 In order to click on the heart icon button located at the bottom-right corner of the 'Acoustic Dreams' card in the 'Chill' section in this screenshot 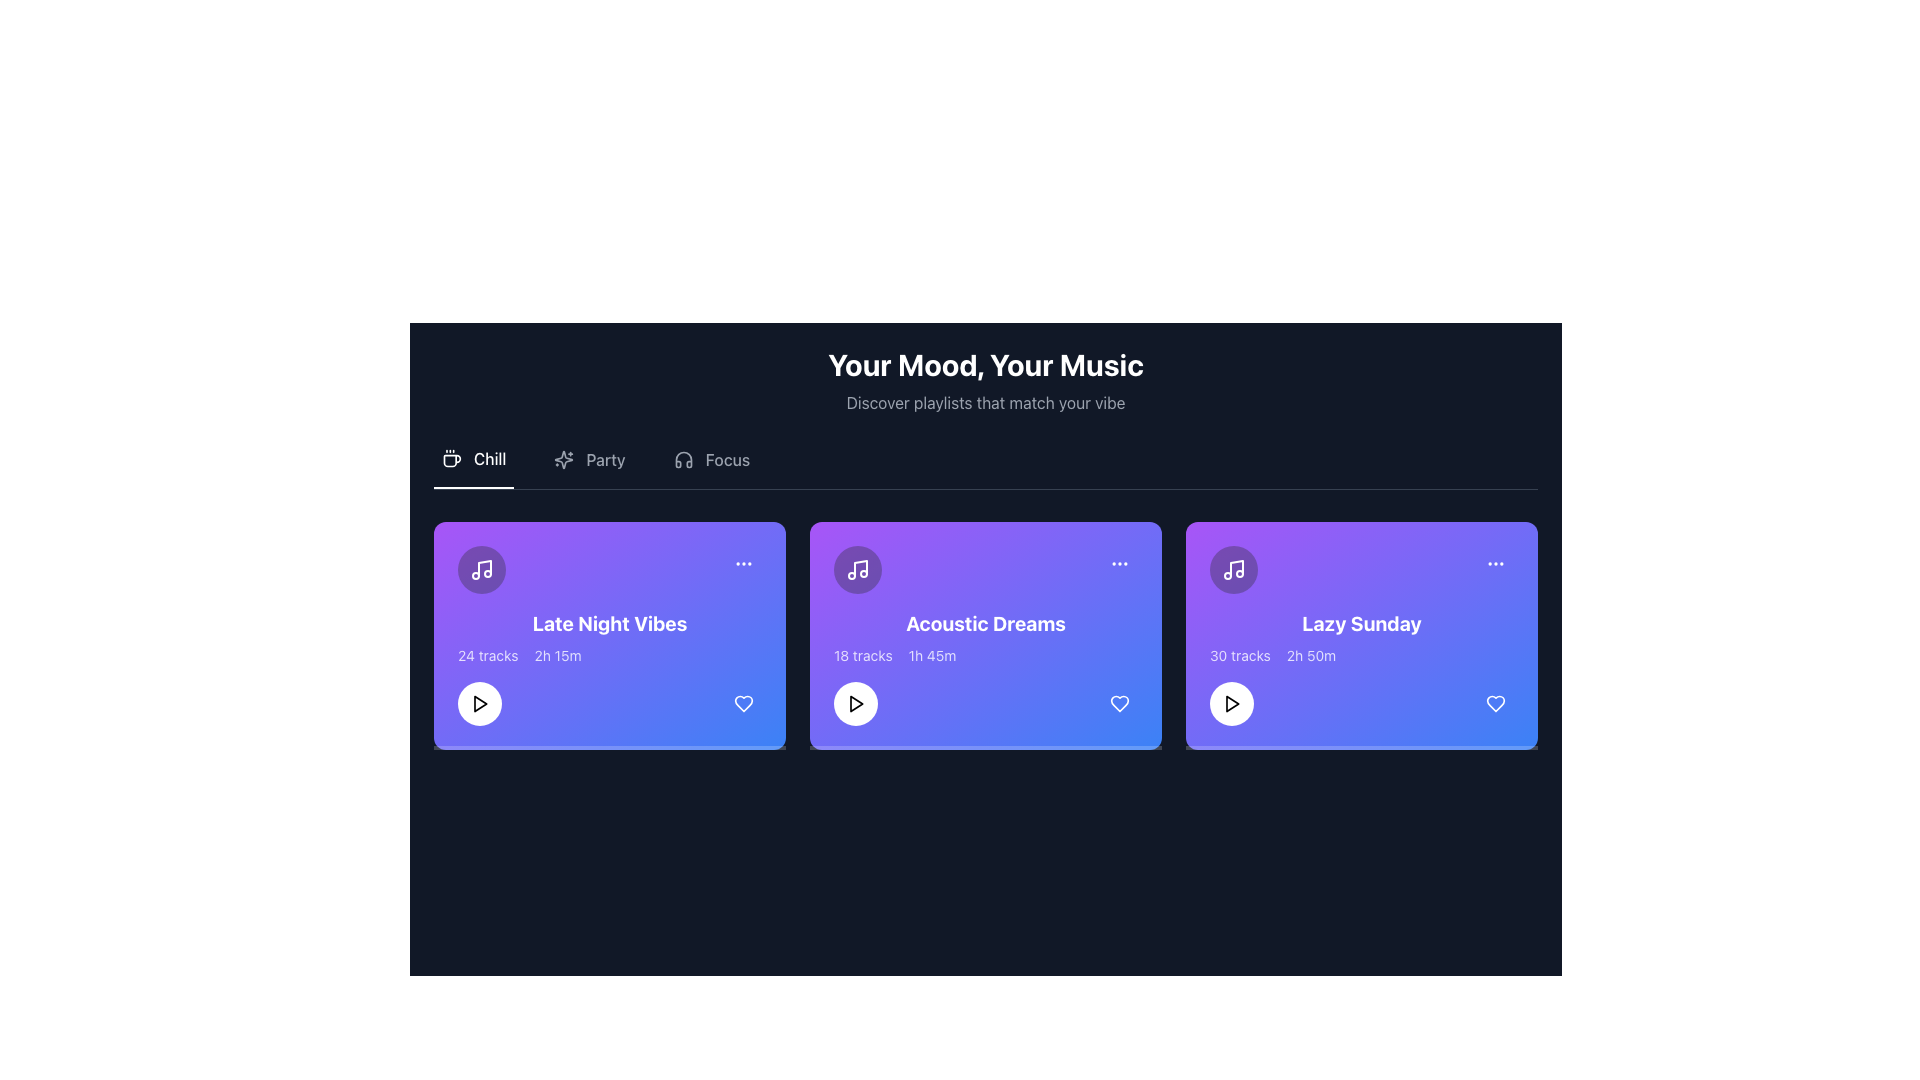, I will do `click(1118, 703)`.